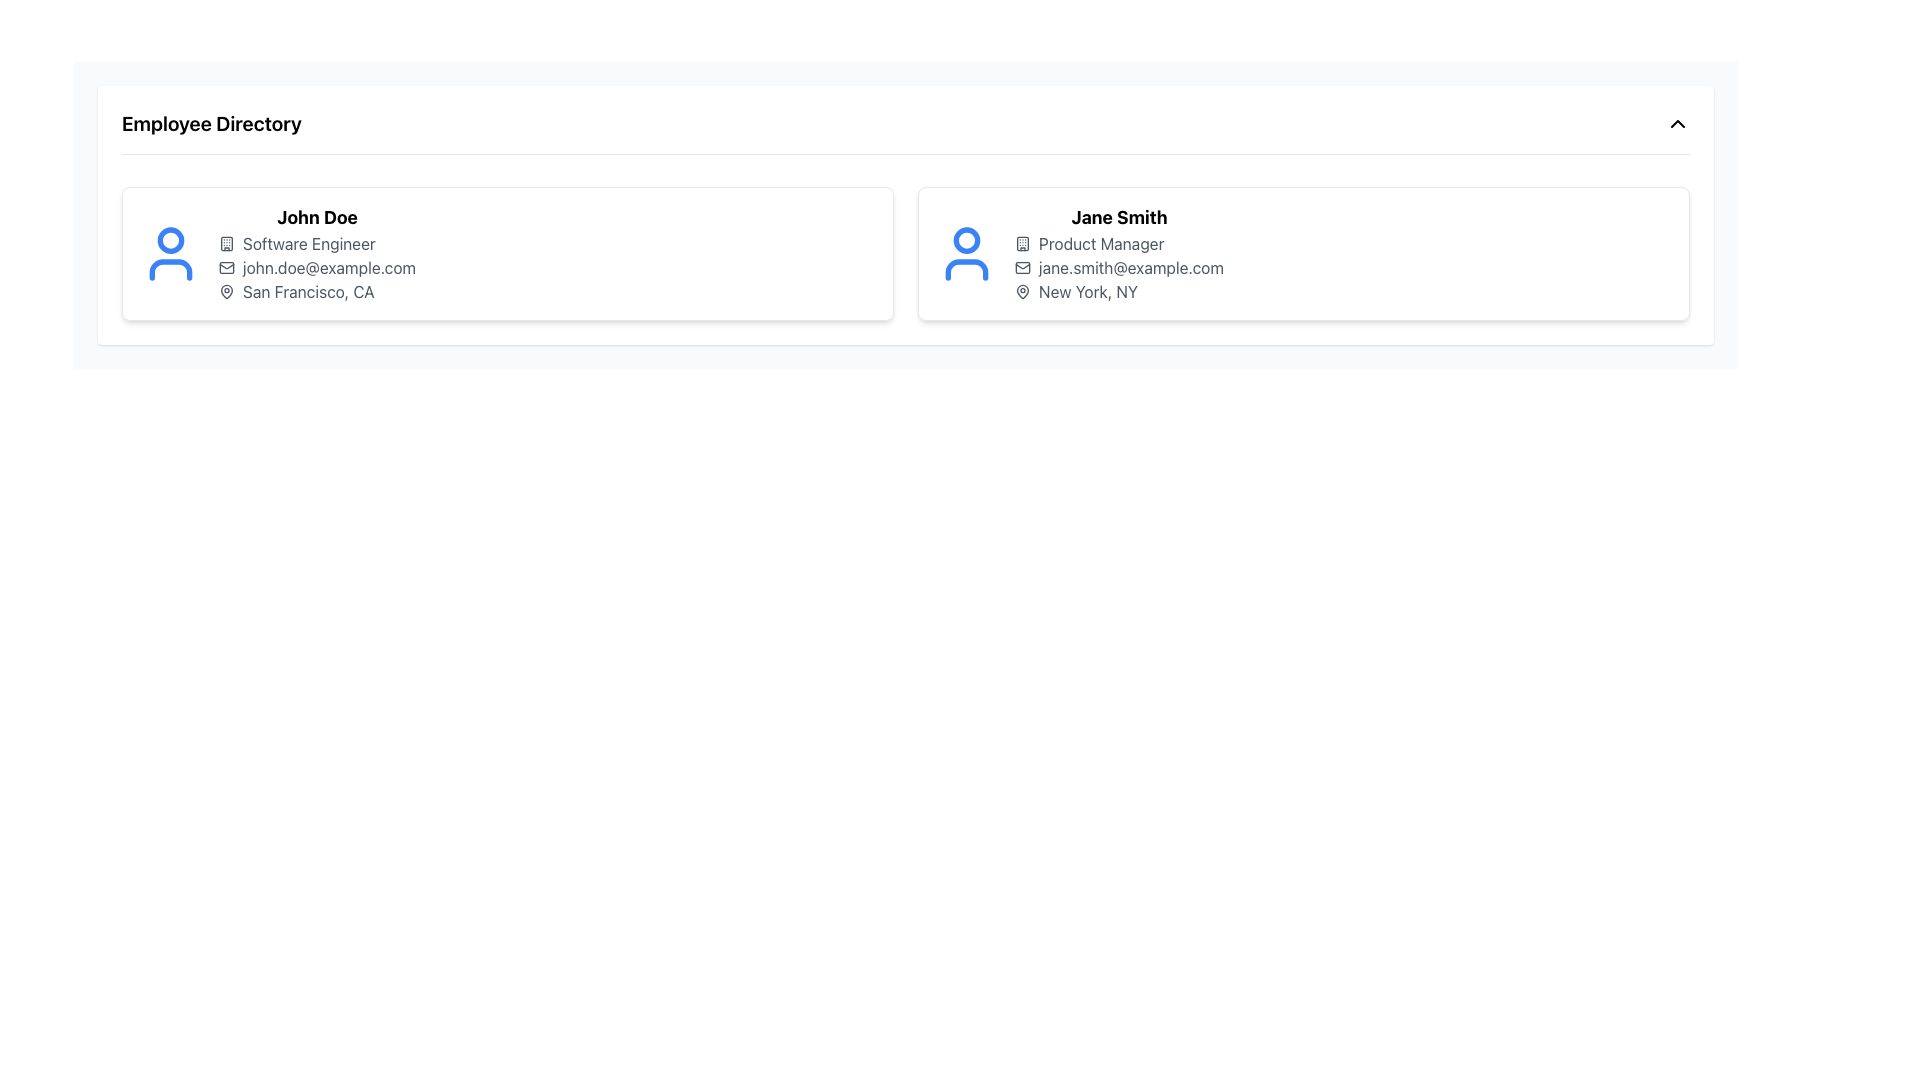 Image resolution: width=1920 pixels, height=1080 pixels. What do you see at coordinates (1118, 292) in the screenshot?
I see `the combined text display and decorative icon showing 'New York, NY' with a map marker icon, located at the bottom right of Jane Smith's contact card` at bounding box center [1118, 292].